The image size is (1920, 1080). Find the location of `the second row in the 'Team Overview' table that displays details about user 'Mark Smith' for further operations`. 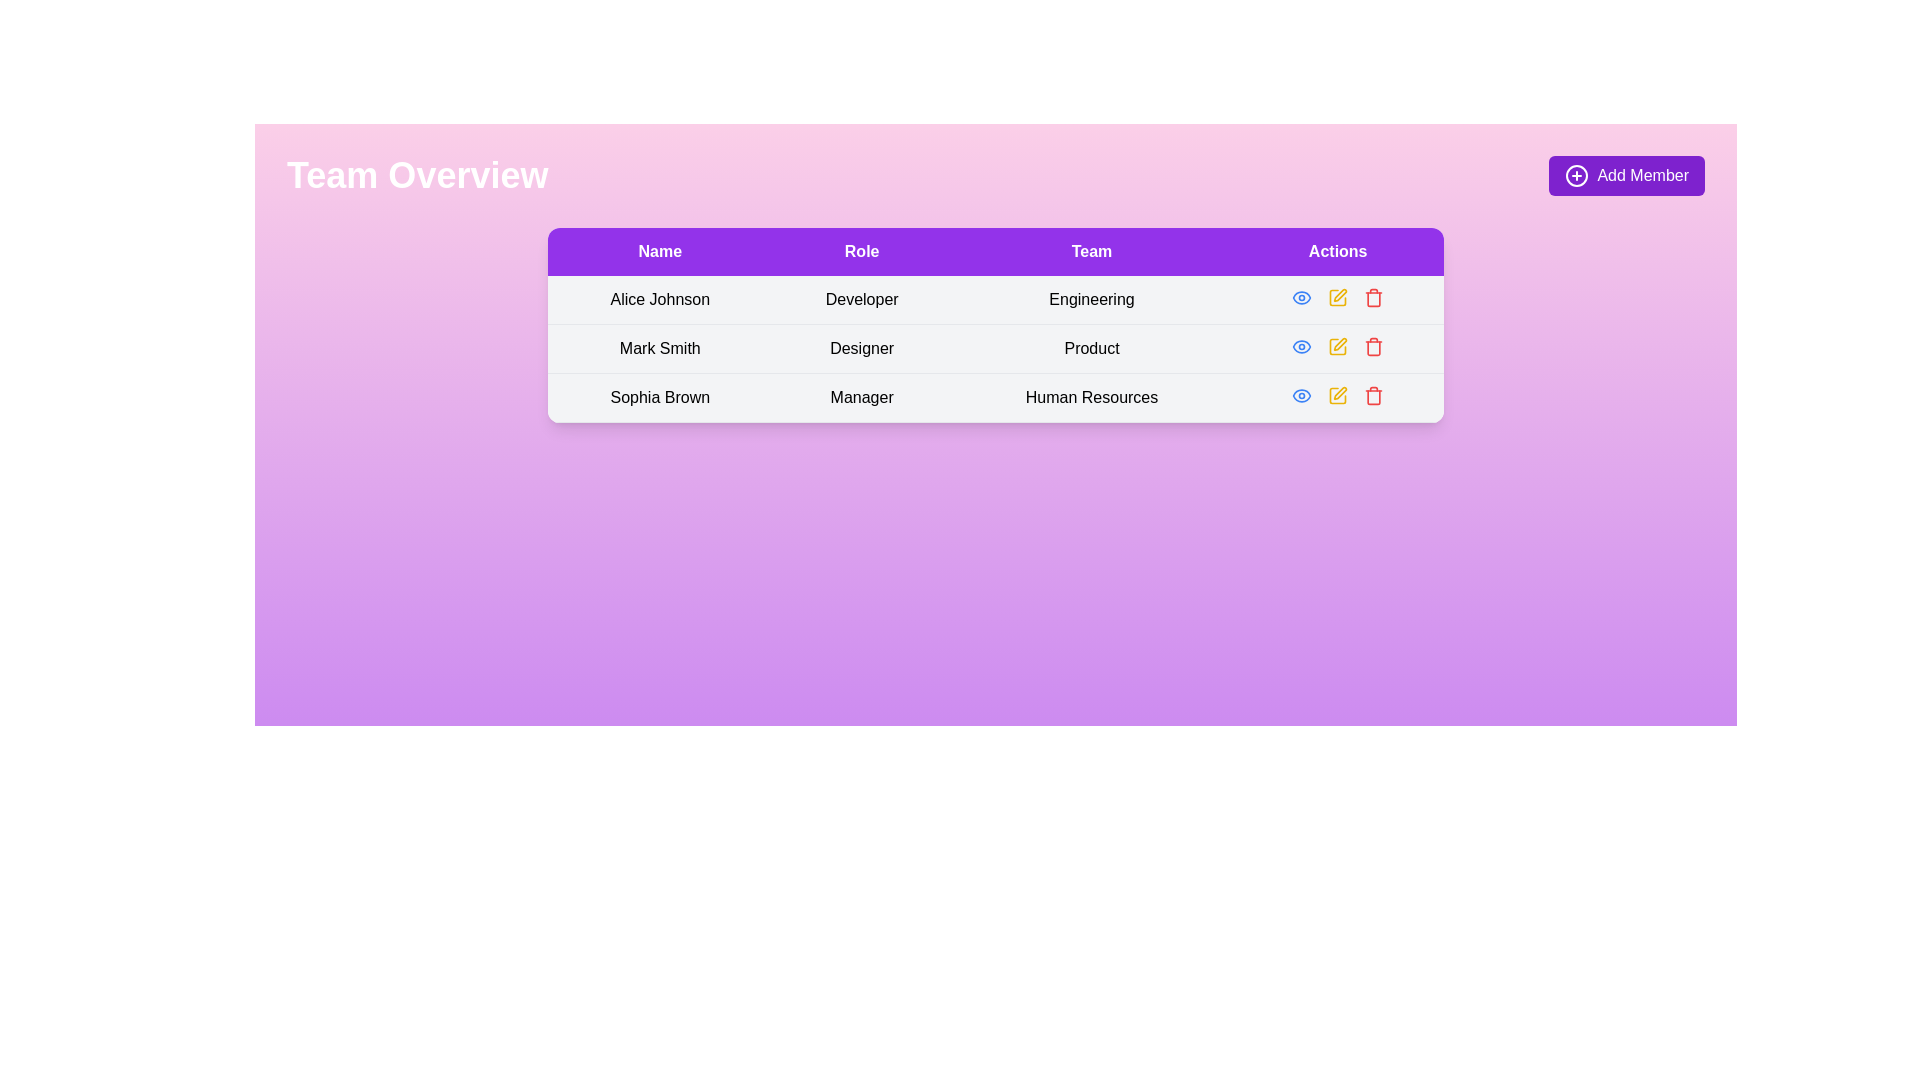

the second row in the 'Team Overview' table that displays details about user 'Mark Smith' for further operations is located at coordinates (996, 347).